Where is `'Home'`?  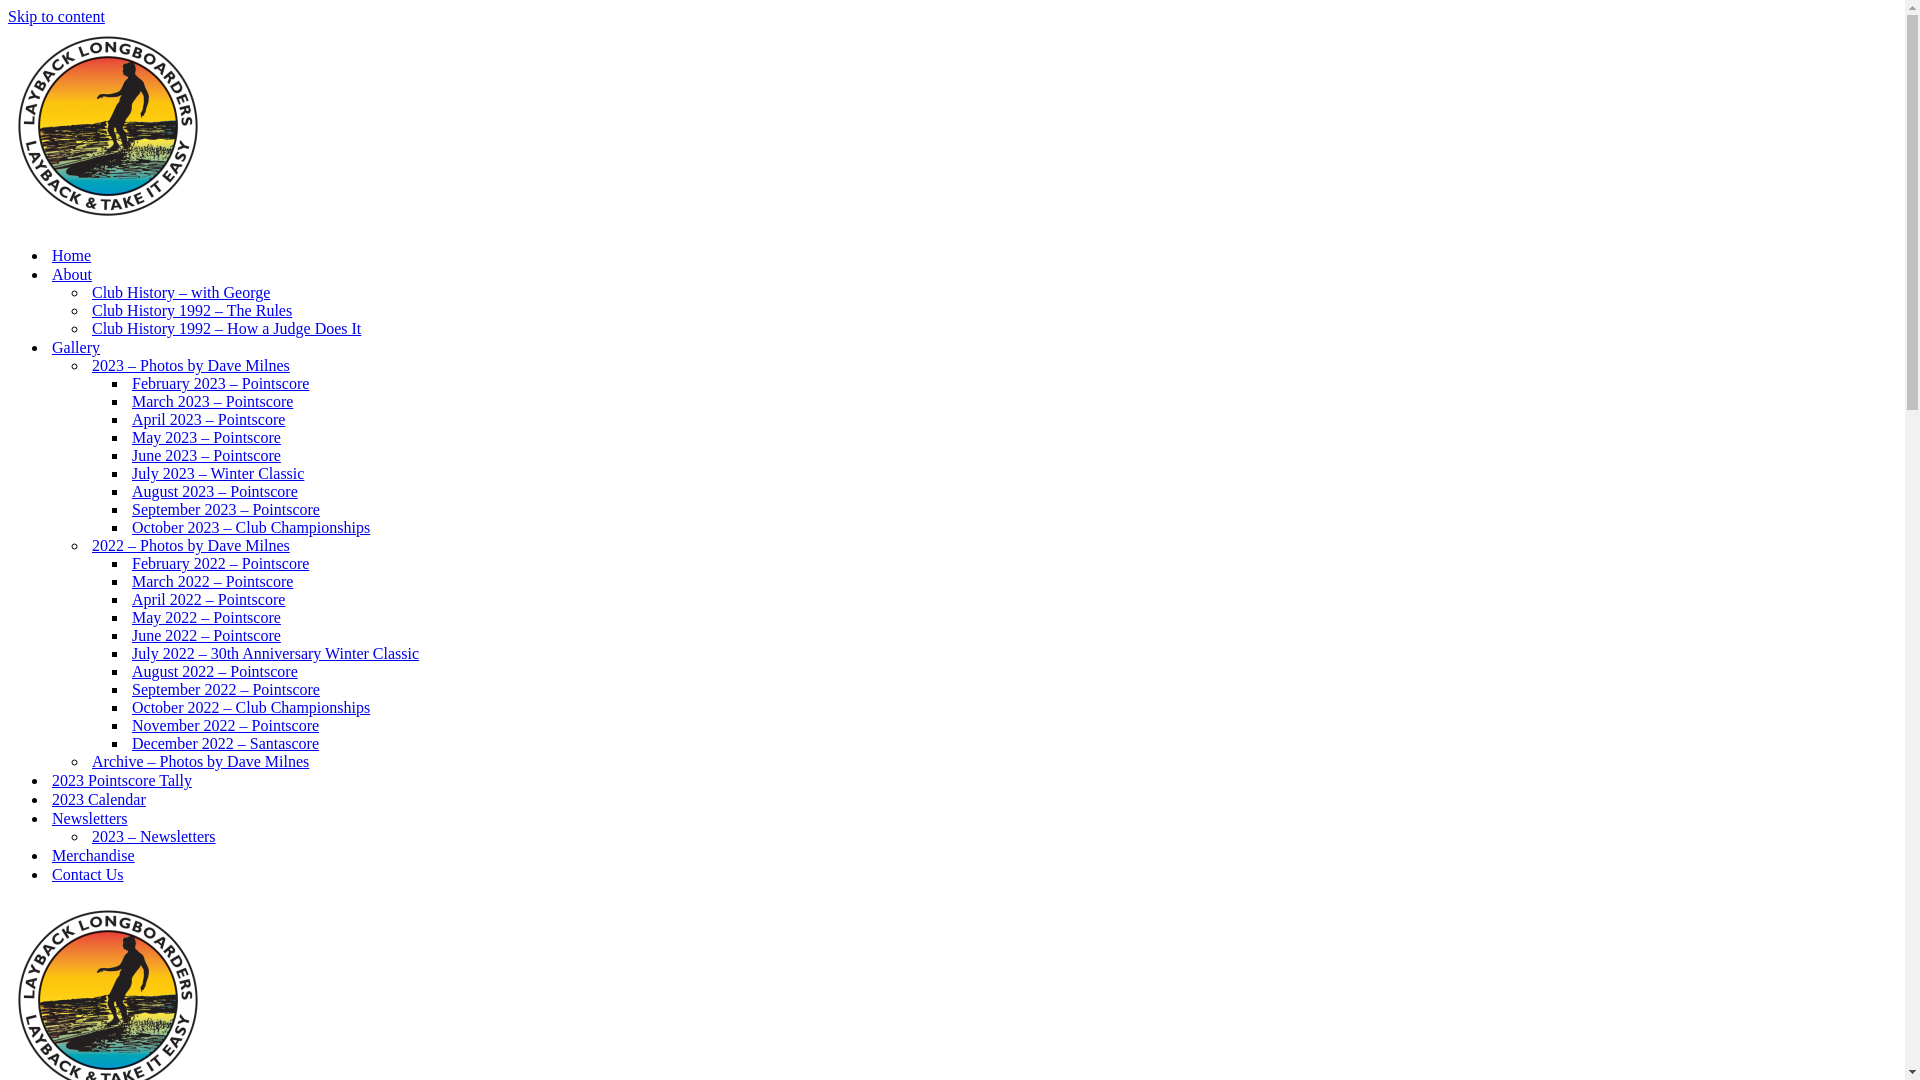 'Home' is located at coordinates (71, 254).